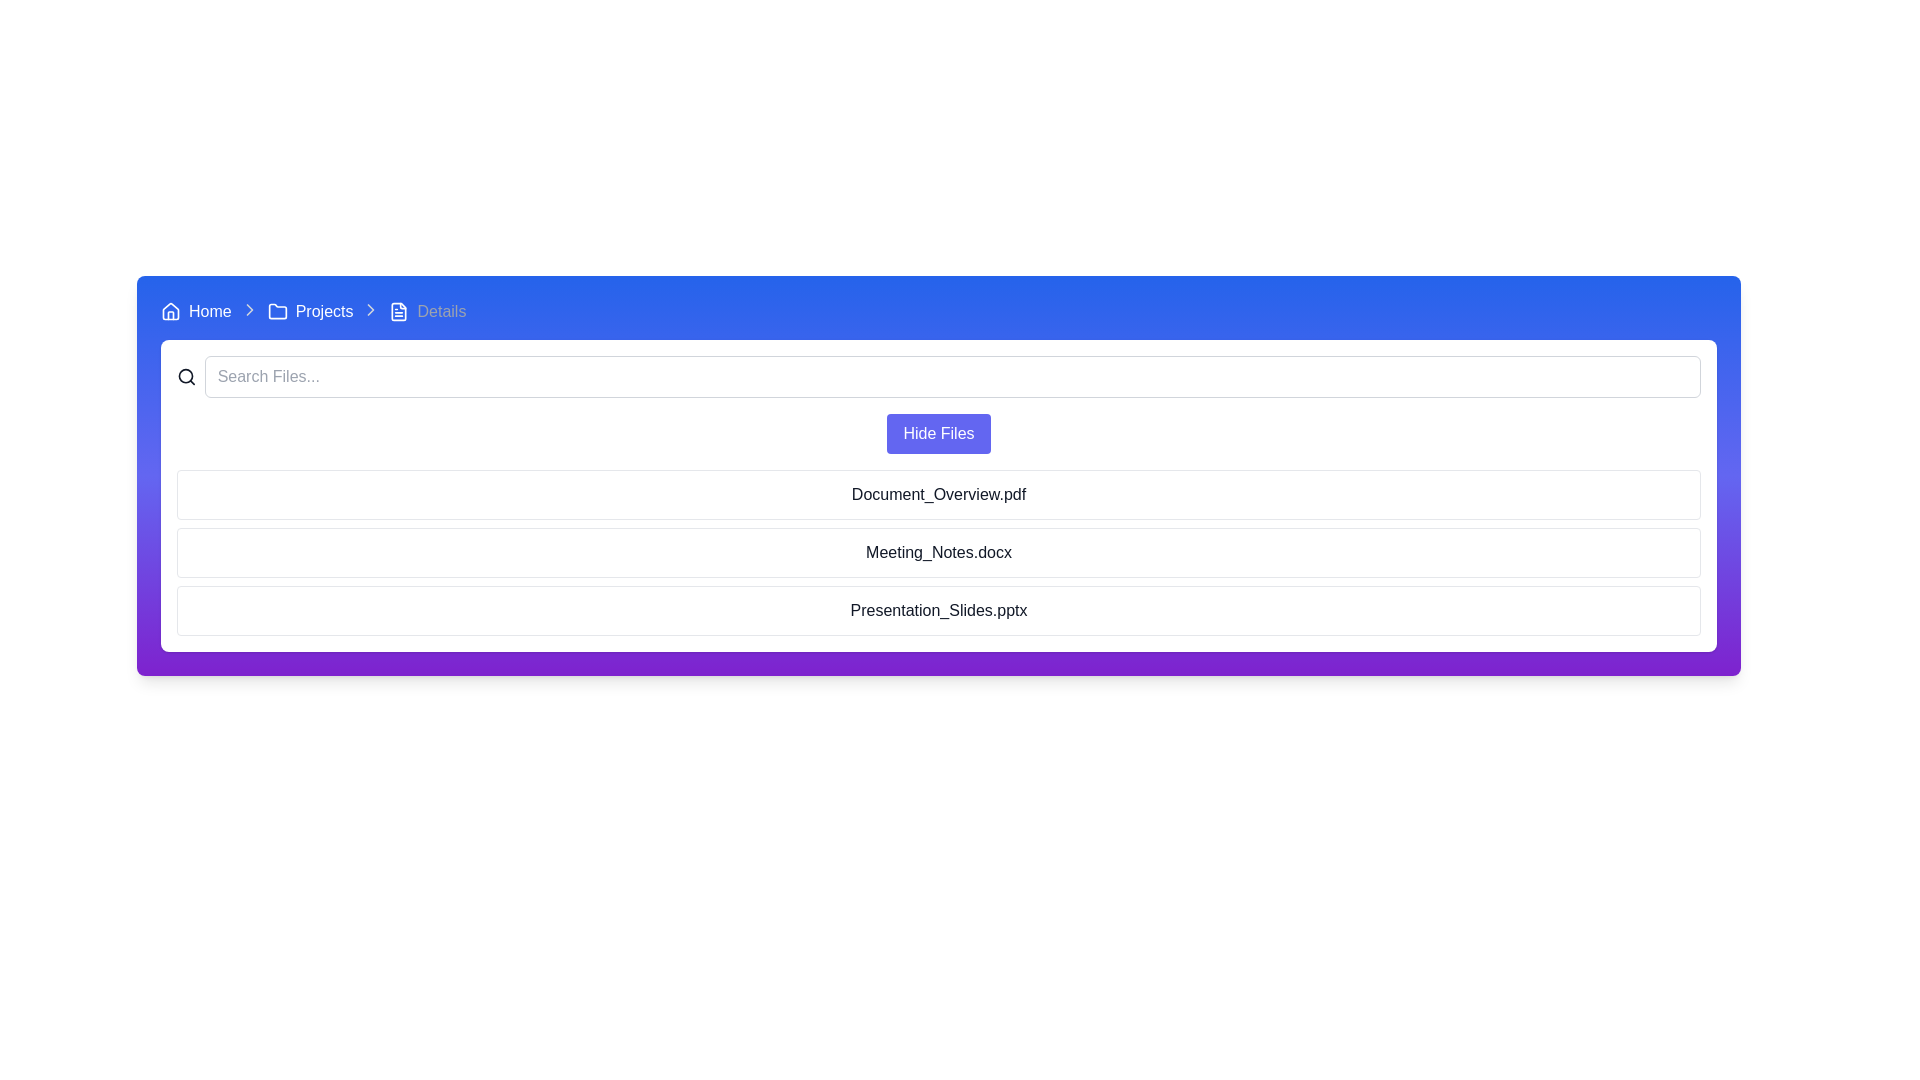 The image size is (1920, 1080). What do you see at coordinates (276, 312) in the screenshot?
I see `the 'Projects' icon in the breadcrumb navigation bar, which serves as a visual representation of the folder or directory` at bounding box center [276, 312].